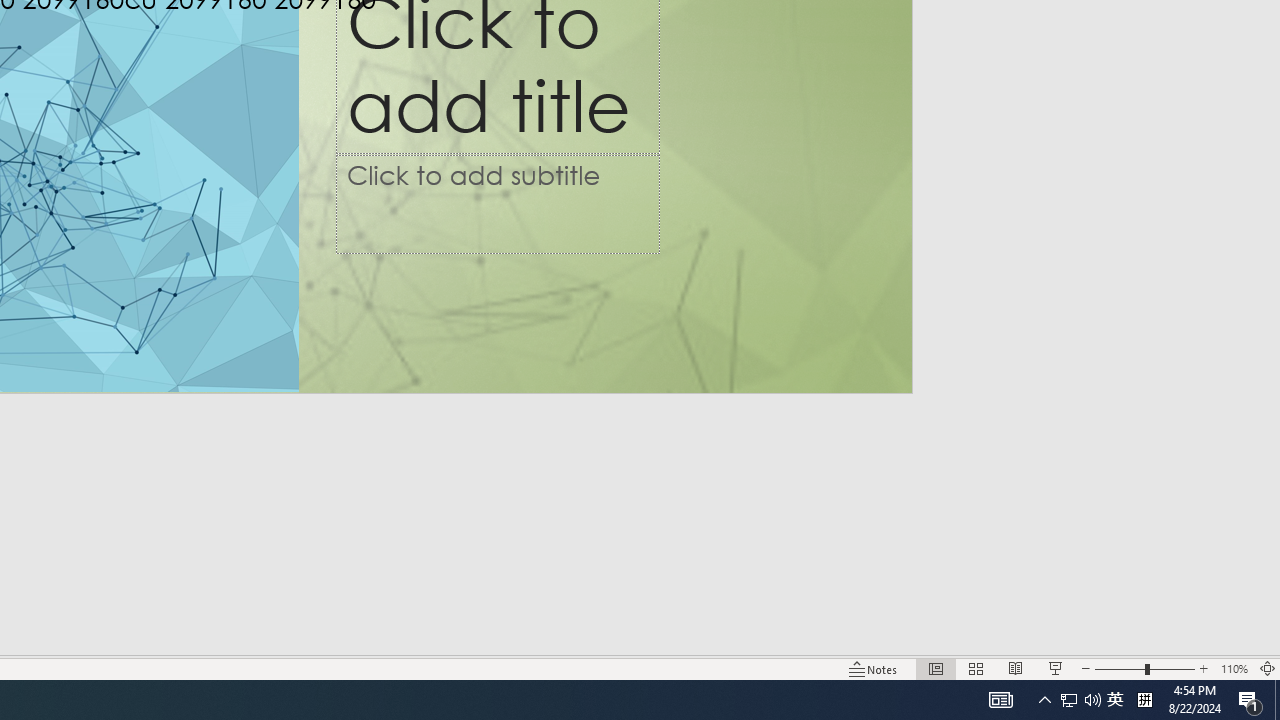 The image size is (1280, 720). Describe the element at coordinates (1044, 698) in the screenshot. I see `'Notification Chevron'` at that location.